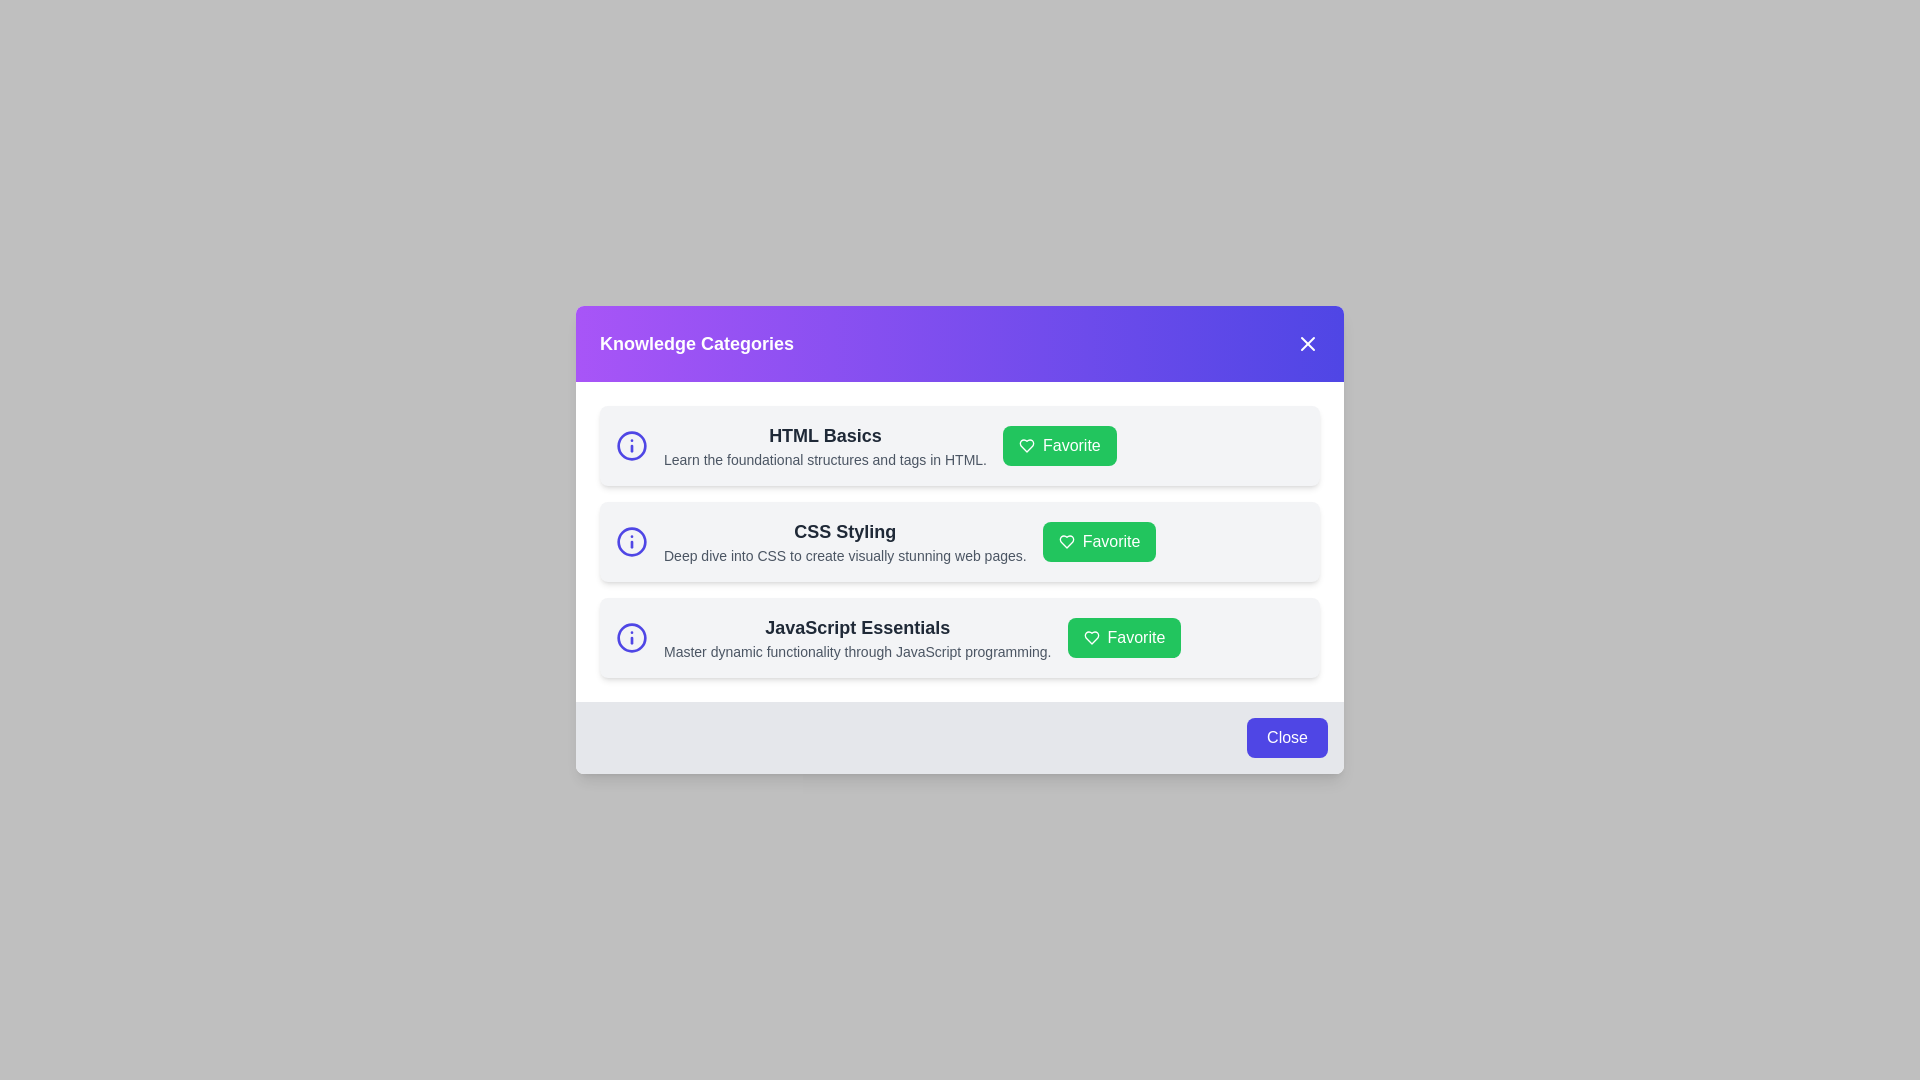 The image size is (1920, 1080). What do you see at coordinates (1065, 542) in the screenshot?
I see `the heart-shaped outline icon filled with bright green color, located to the left of the 'Favorite' button in the second row of the category list, to interact with it` at bounding box center [1065, 542].